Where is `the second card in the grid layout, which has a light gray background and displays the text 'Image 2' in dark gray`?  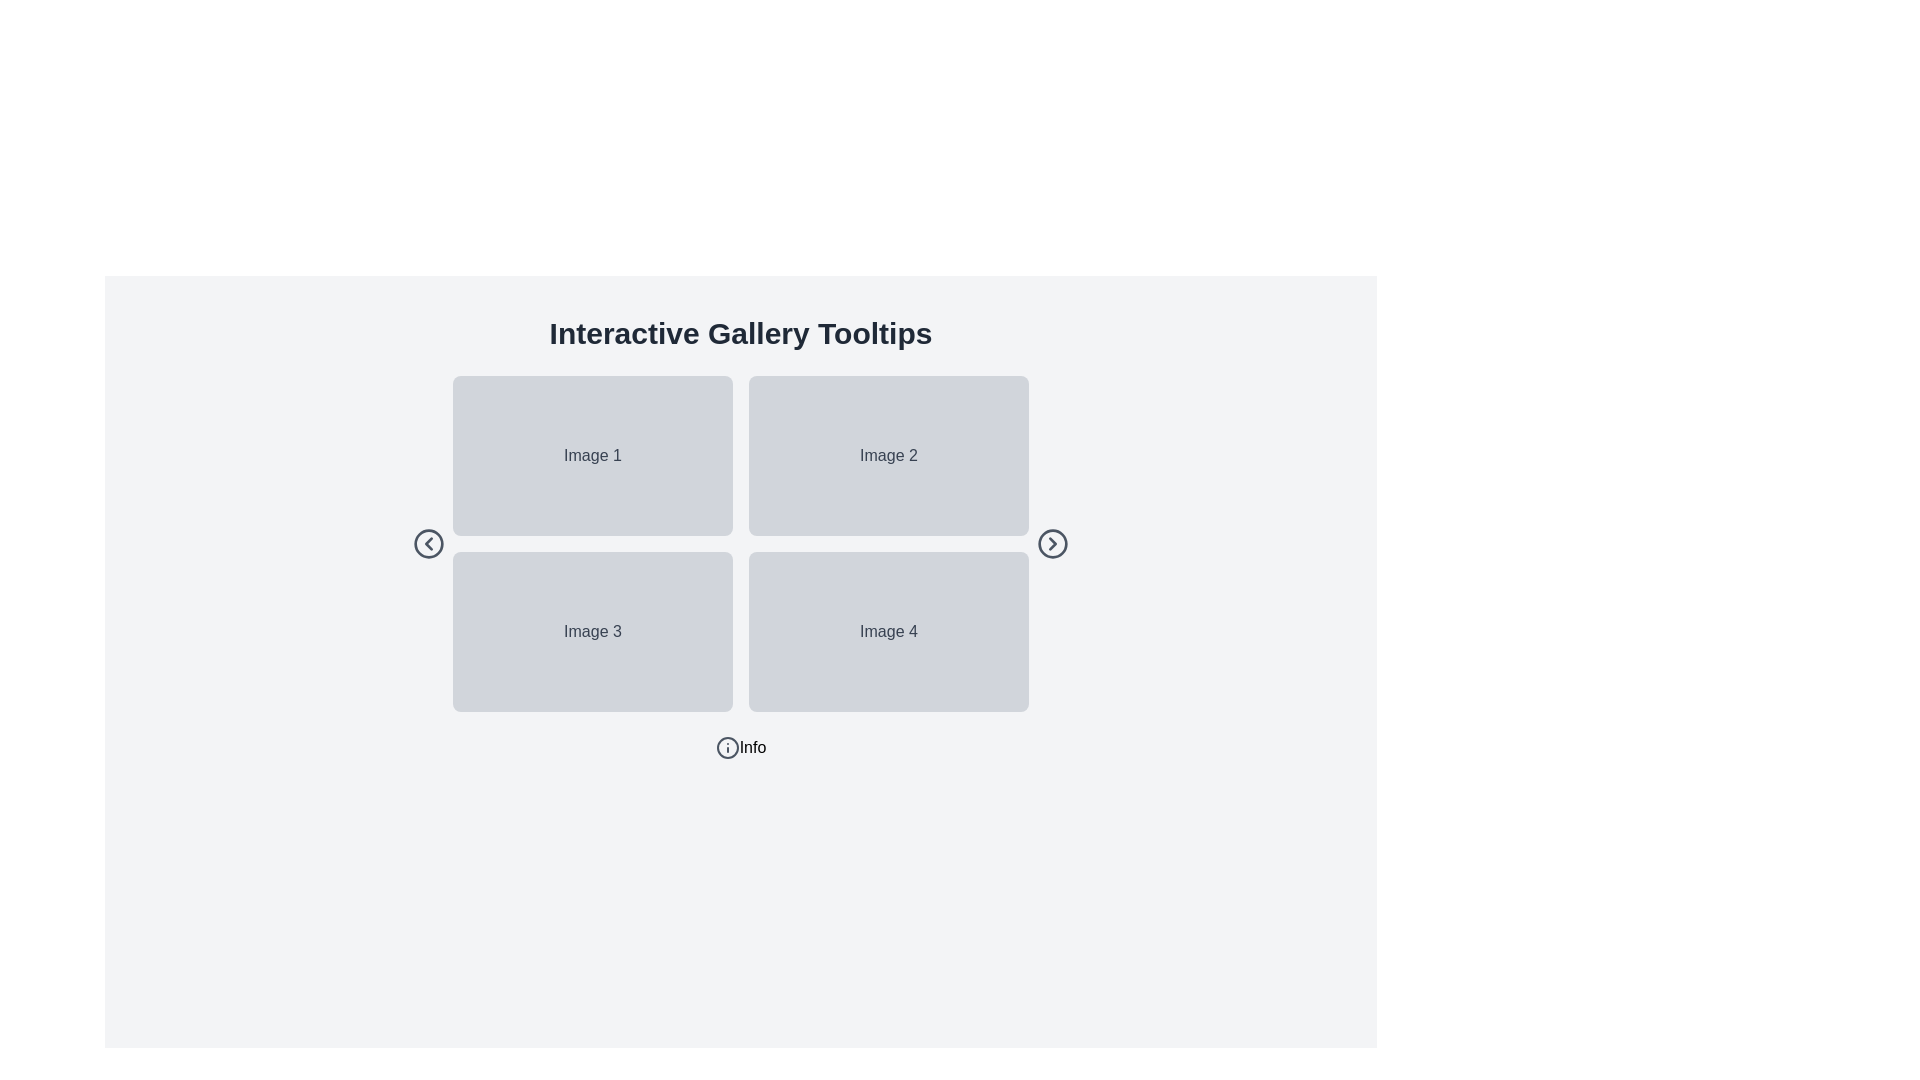
the second card in the grid layout, which has a light gray background and displays the text 'Image 2' in dark gray is located at coordinates (887, 455).